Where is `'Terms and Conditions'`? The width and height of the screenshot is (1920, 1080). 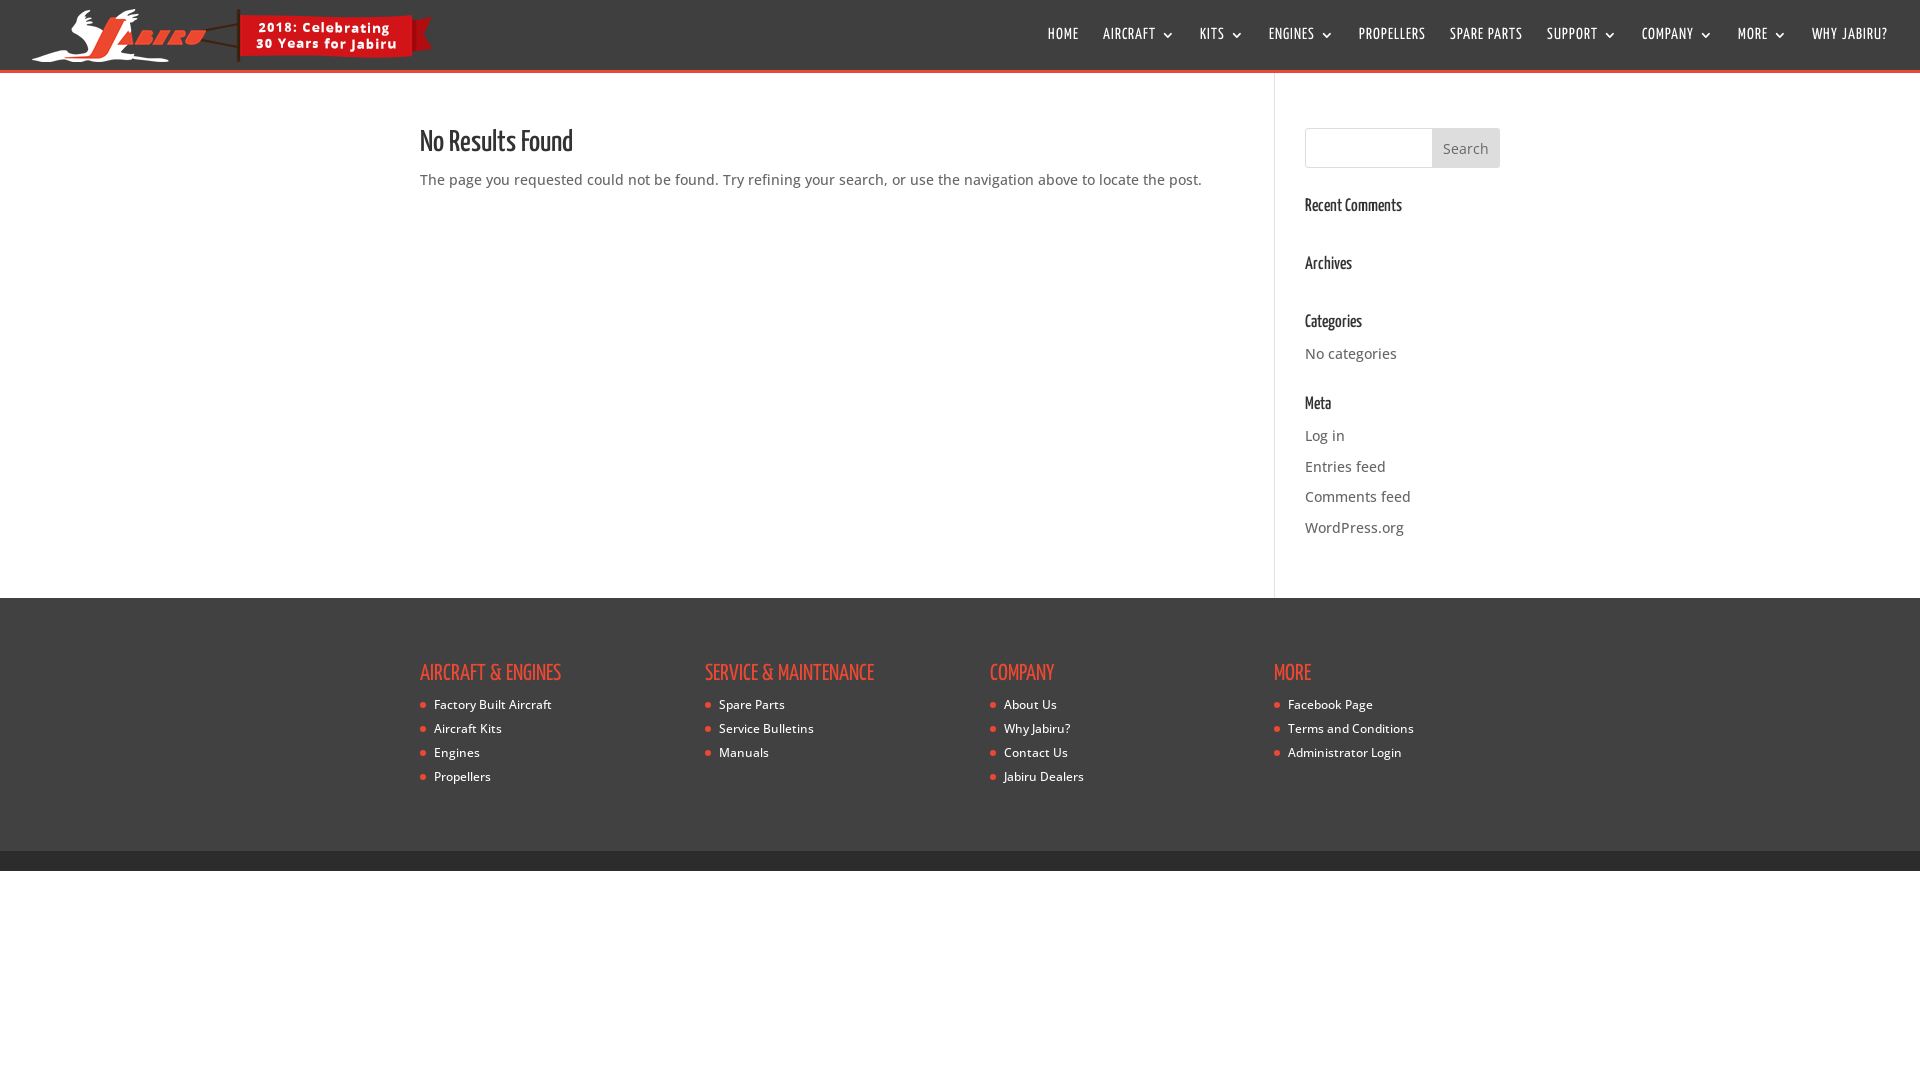 'Terms and Conditions' is located at coordinates (1350, 728).